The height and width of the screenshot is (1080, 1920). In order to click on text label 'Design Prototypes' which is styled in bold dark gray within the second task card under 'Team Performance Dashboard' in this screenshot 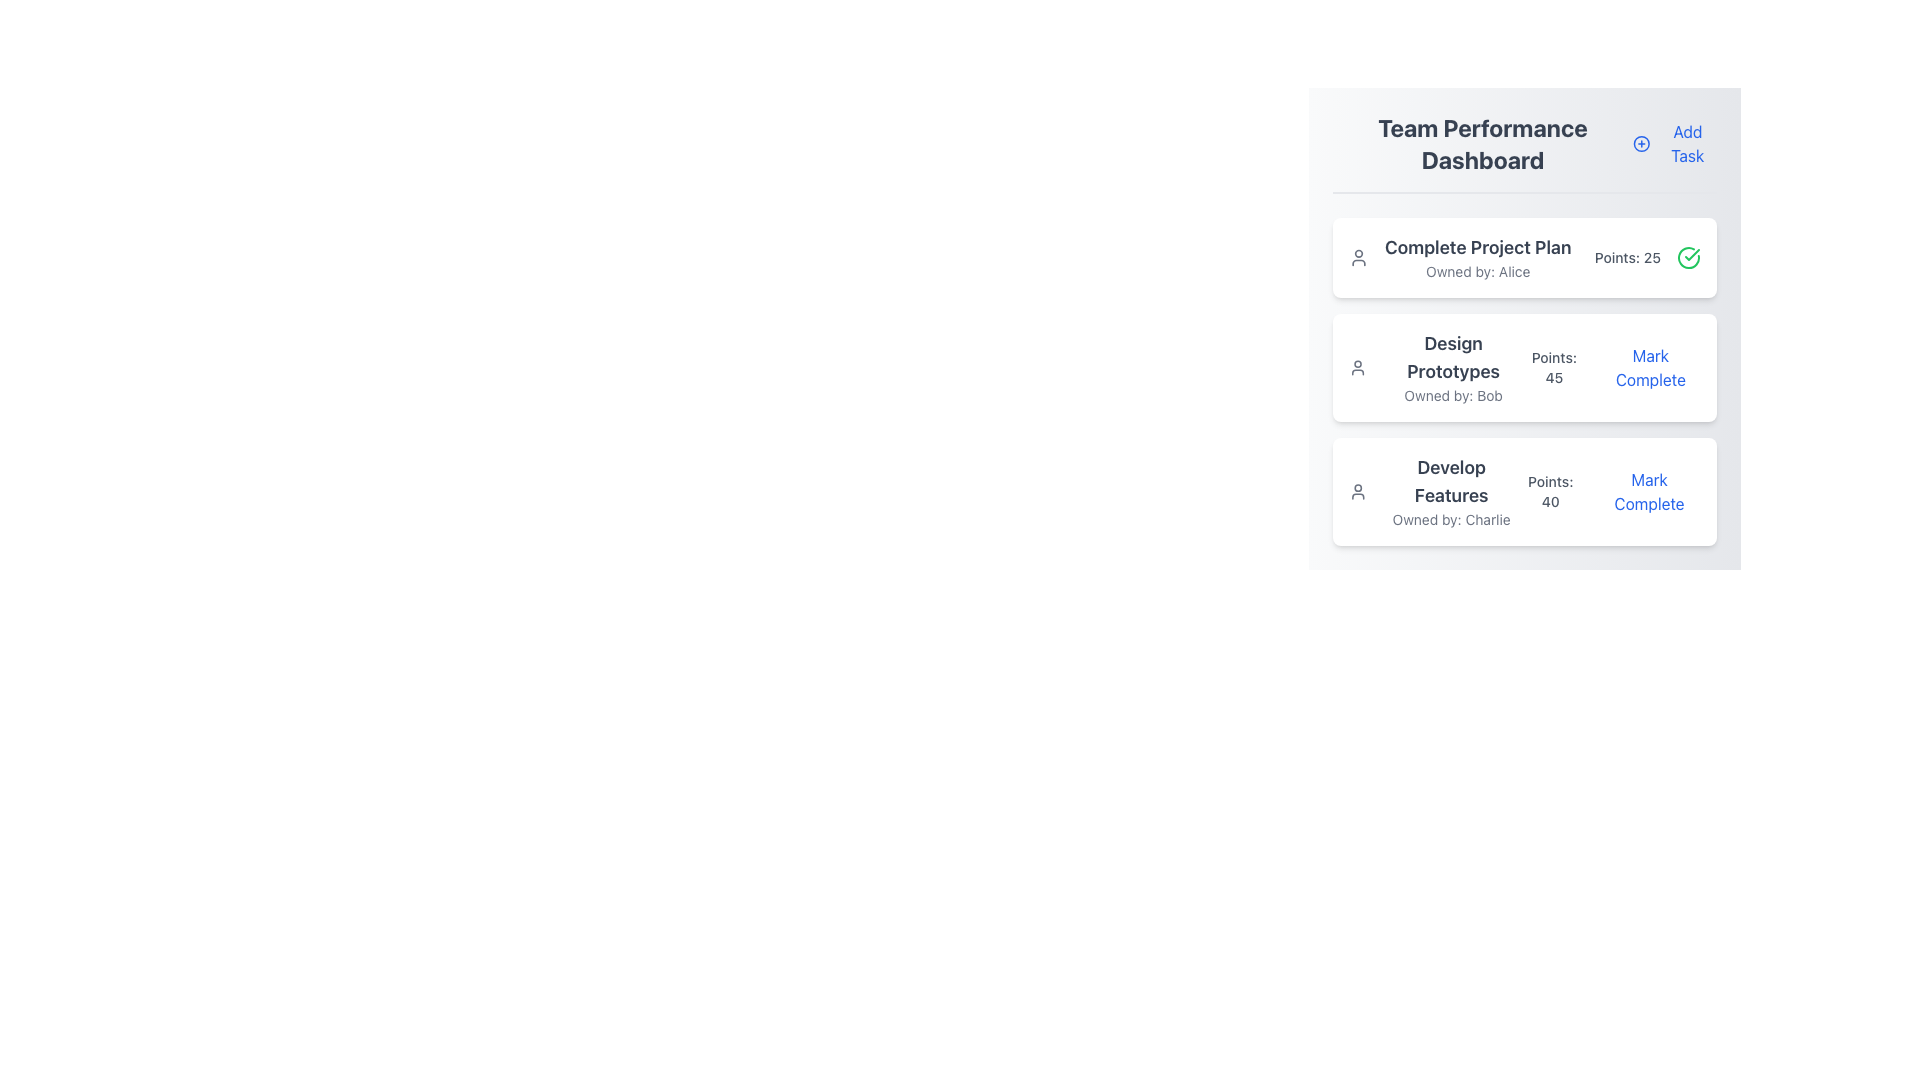, I will do `click(1453, 357)`.